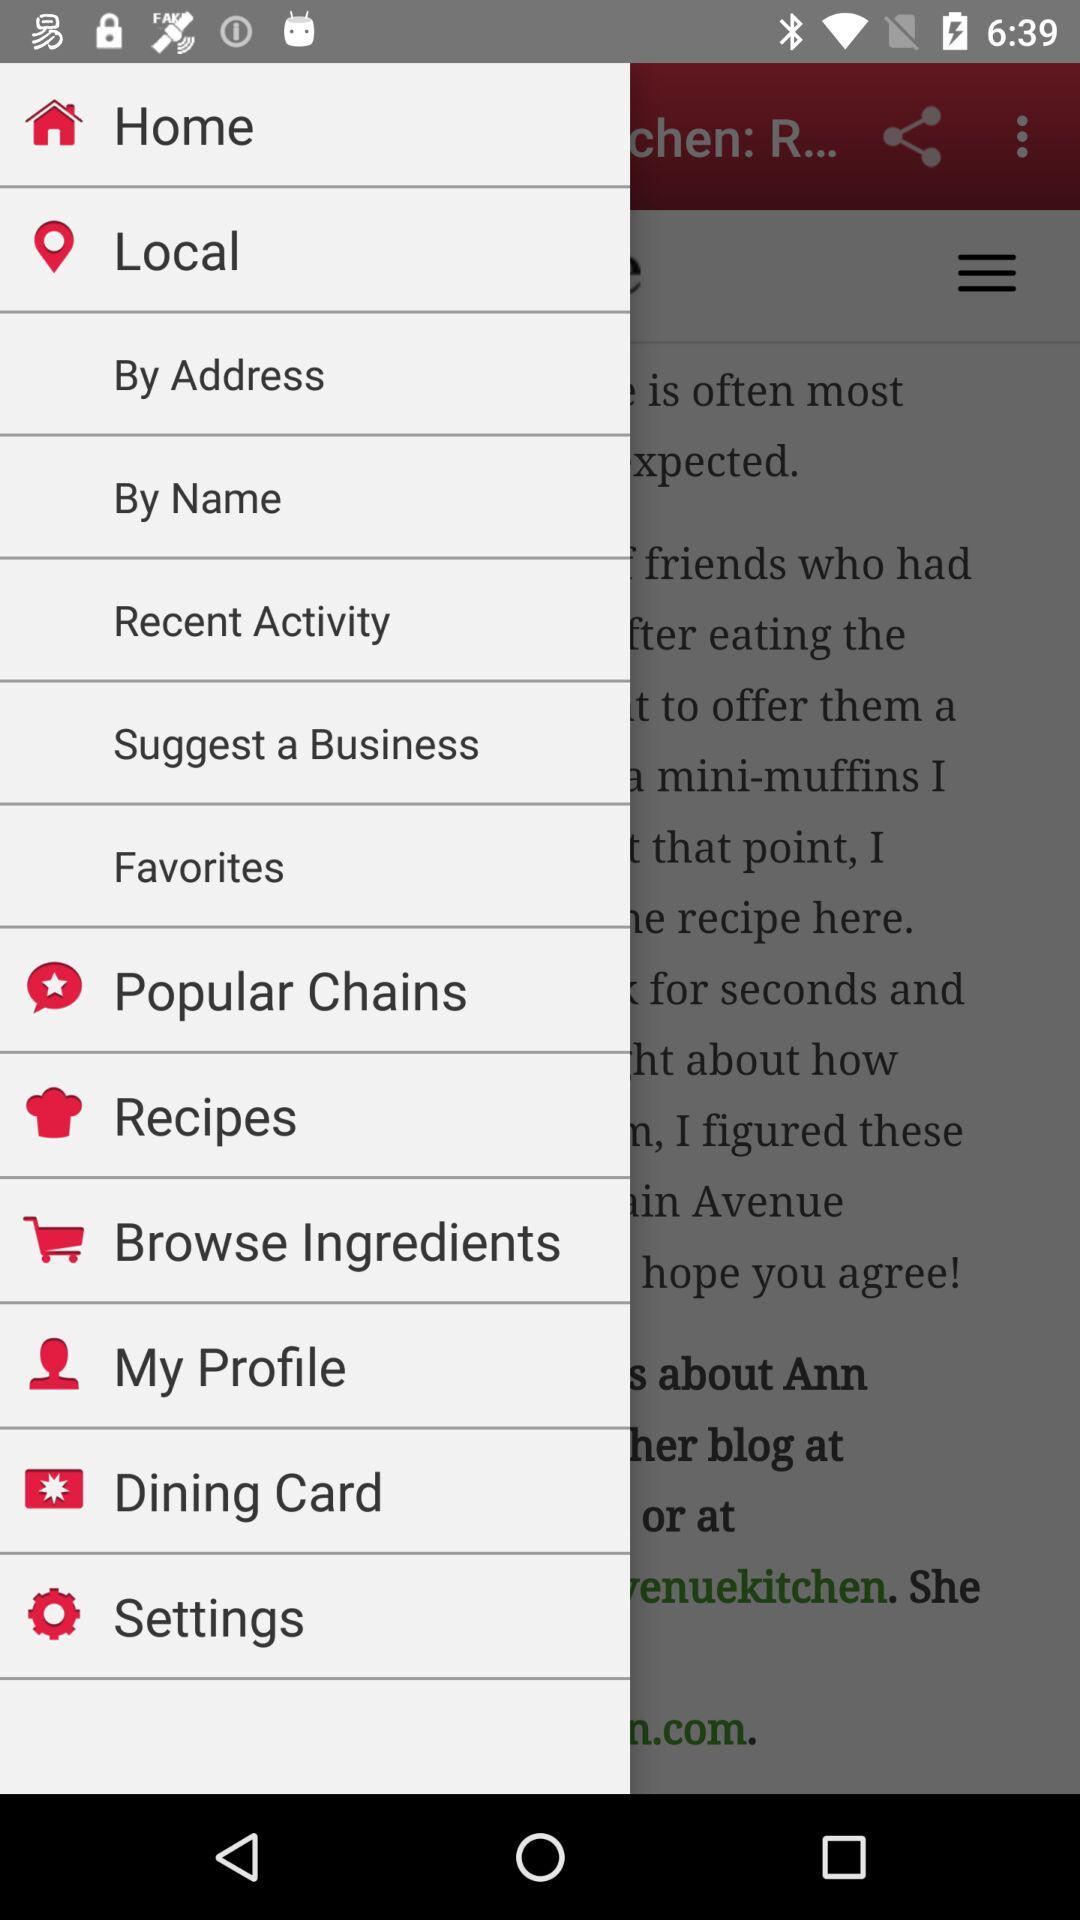 The image size is (1080, 1920). Describe the element at coordinates (53, 1112) in the screenshot. I see `the icon which is before recipes` at that location.